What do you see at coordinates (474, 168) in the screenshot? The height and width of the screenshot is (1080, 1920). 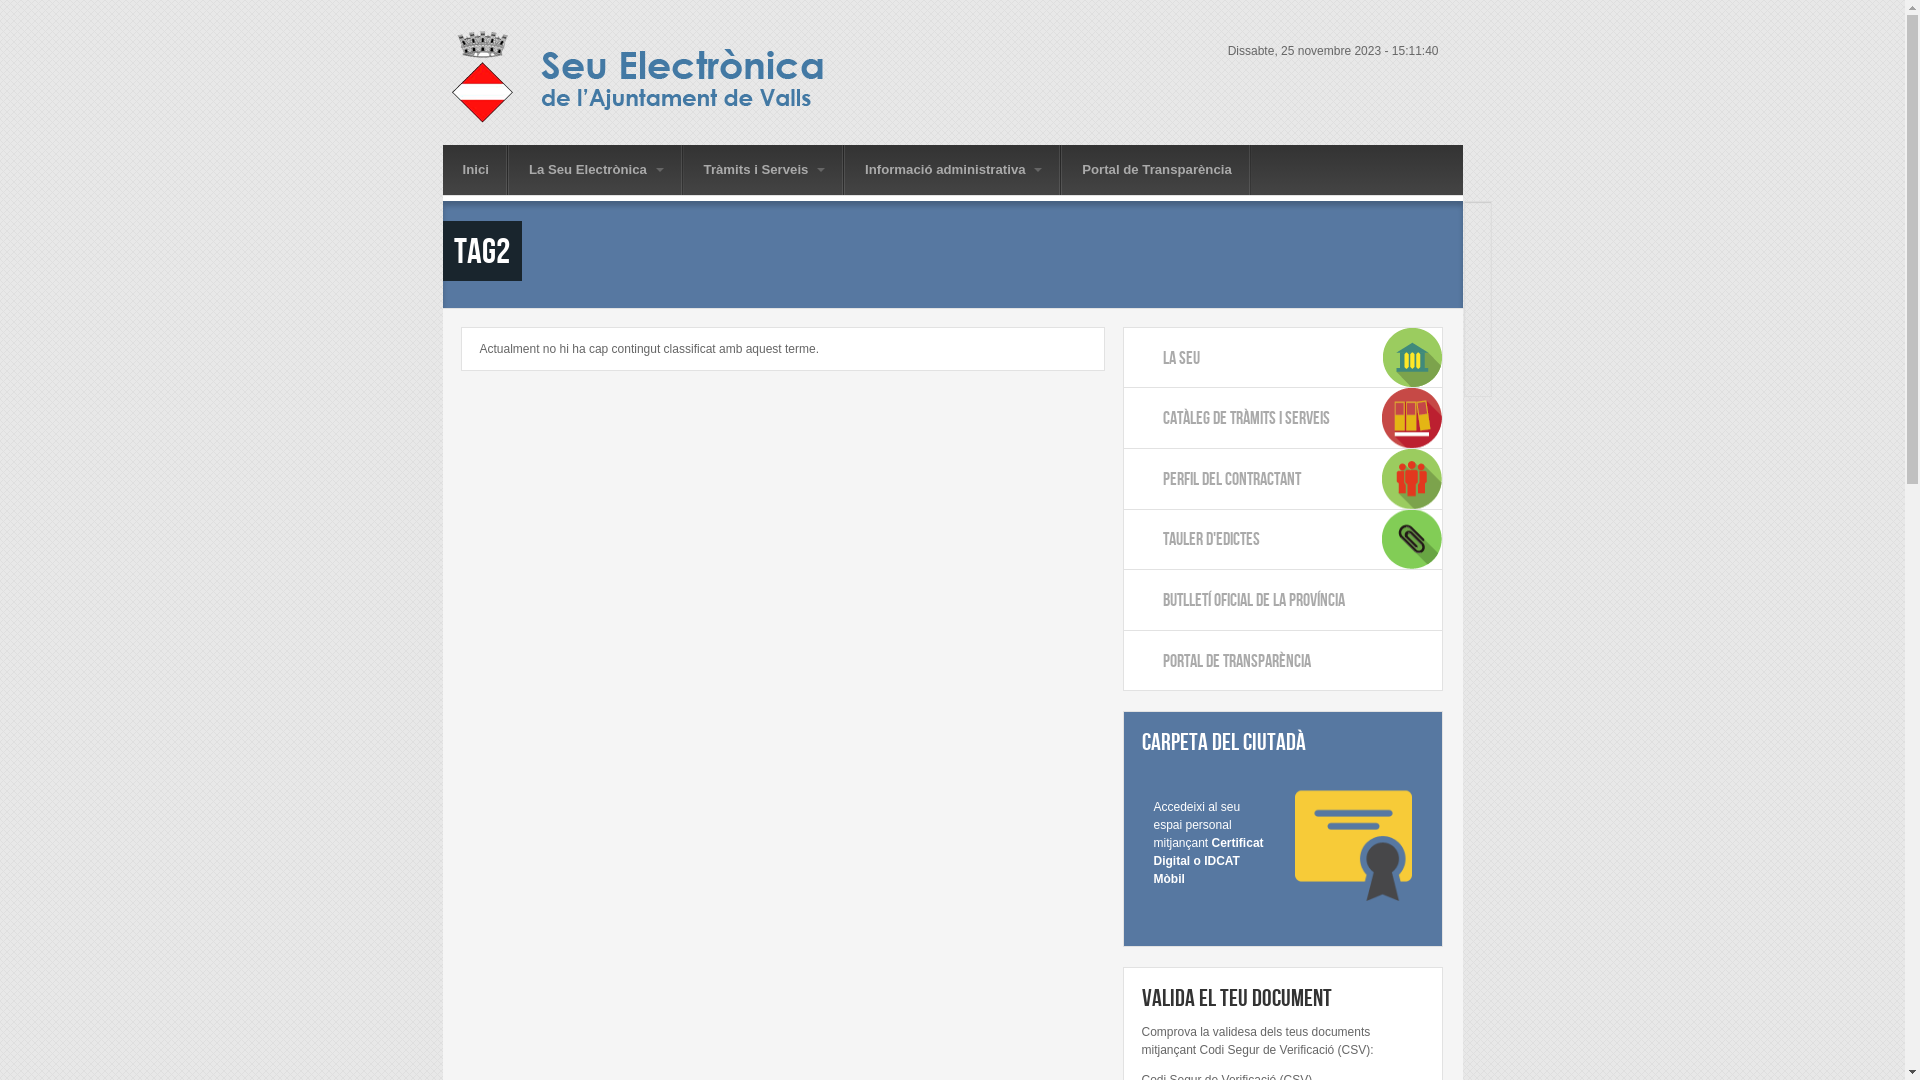 I see `'Inici'` at bounding box center [474, 168].